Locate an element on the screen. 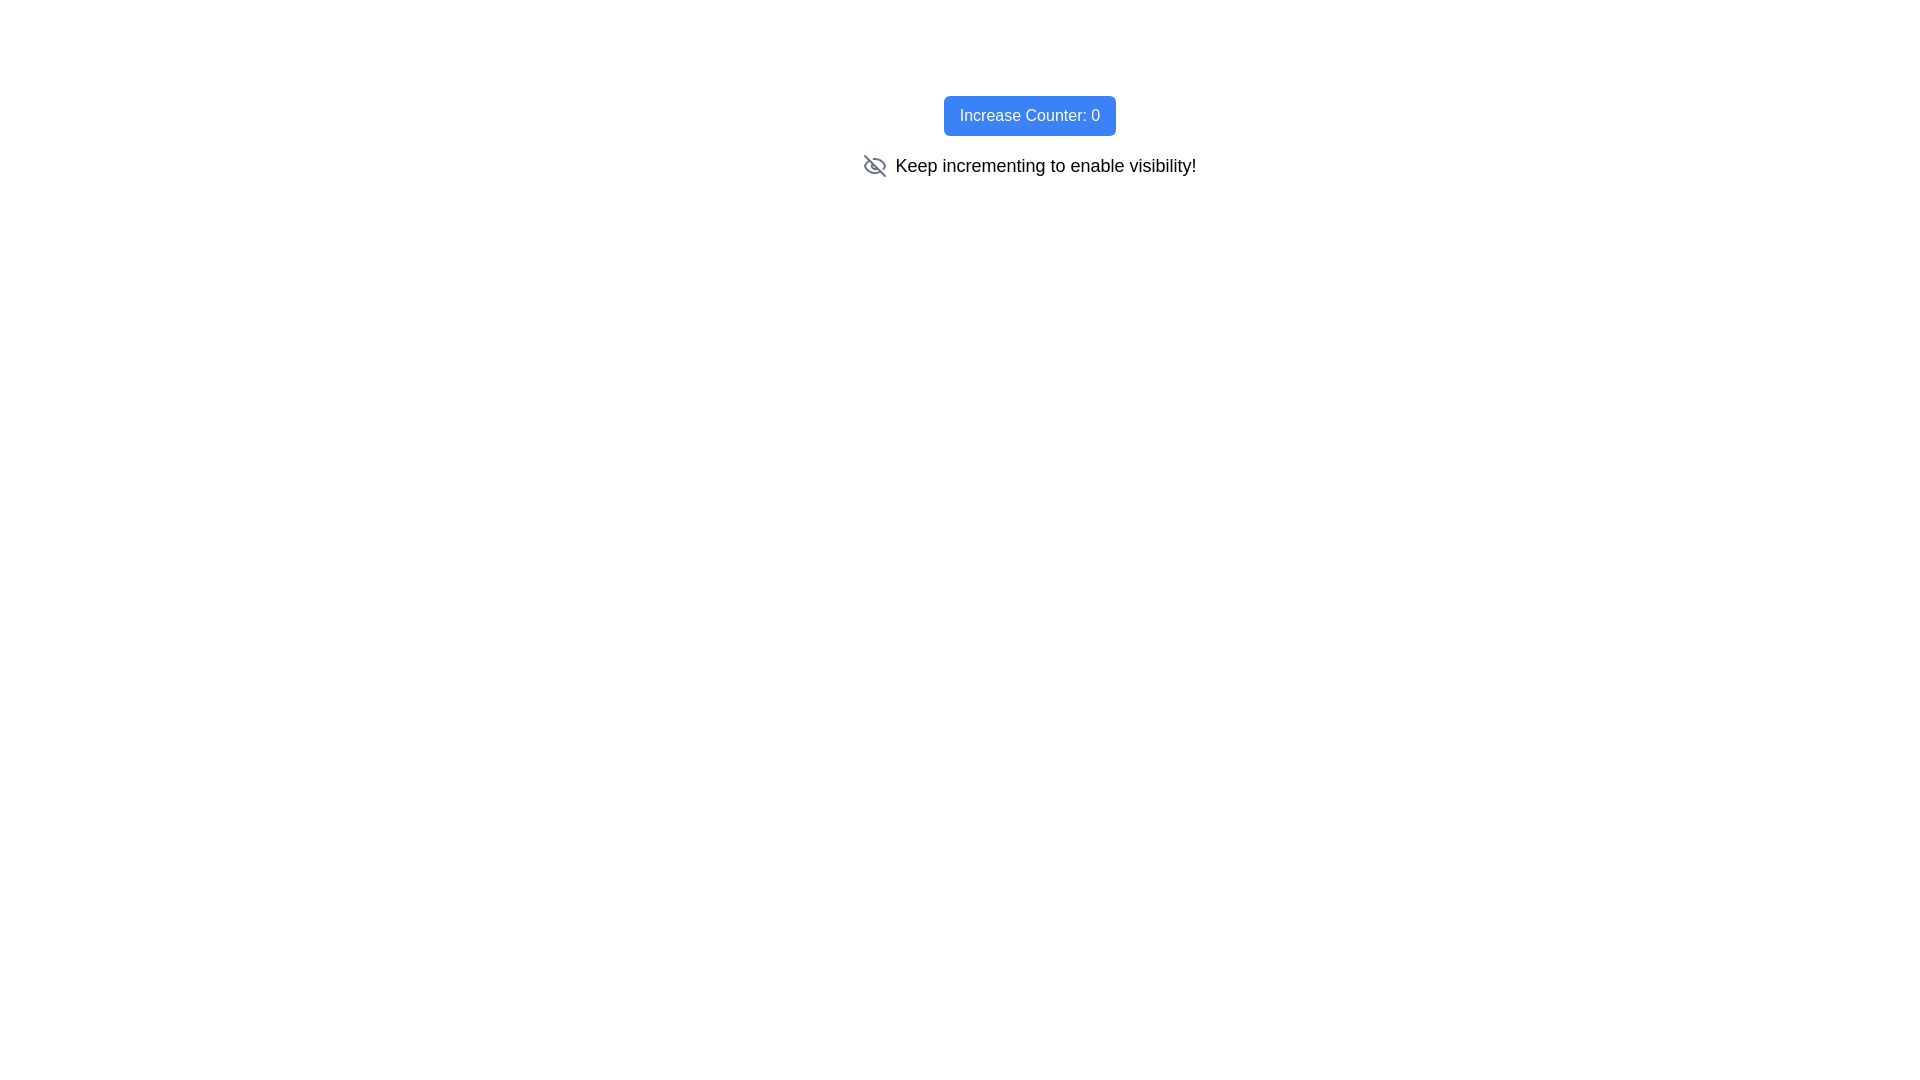 The image size is (1920, 1080). the text element displaying 'Keep incrementing to enable visibility!' which is associated with a gray eye-off icon, located below the 'Increase Counter: 0' button is located at coordinates (1030, 164).